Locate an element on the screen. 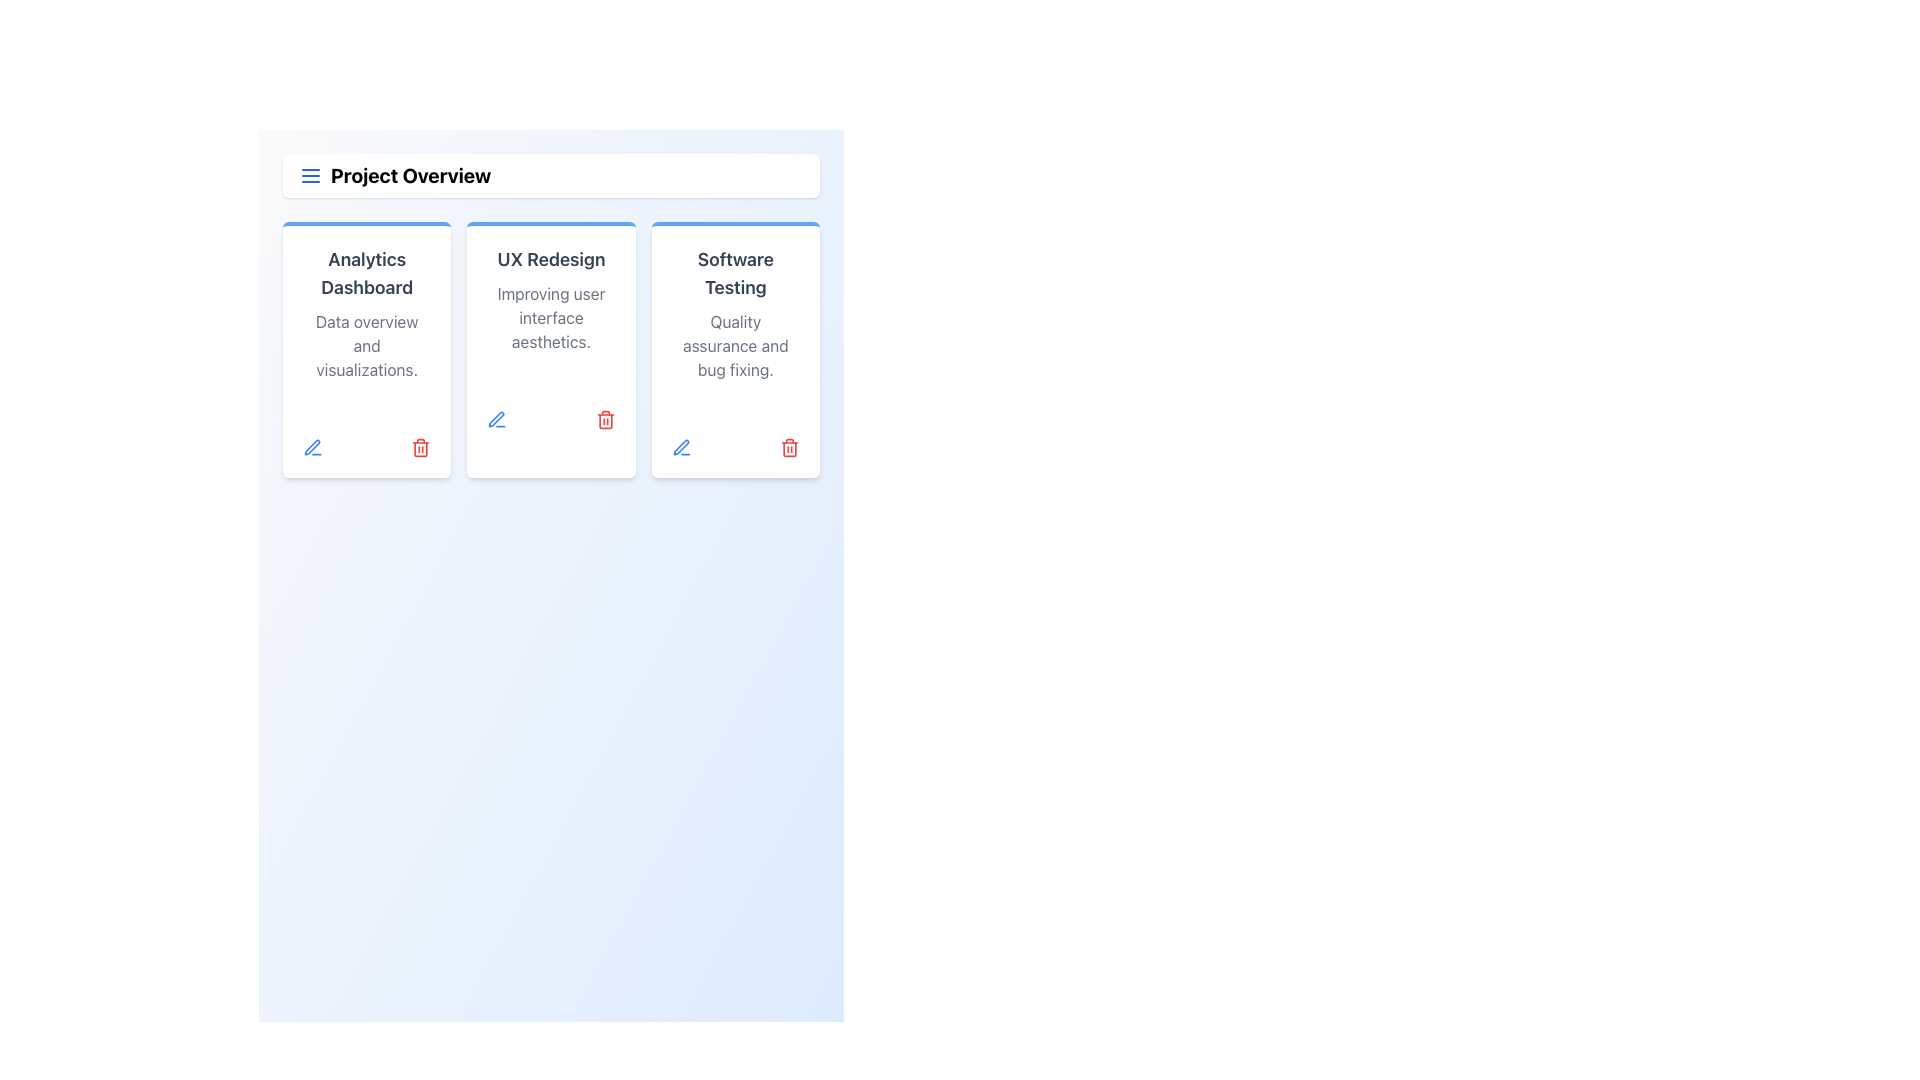 The width and height of the screenshot is (1920, 1080). the 'UX Redesign' card component is located at coordinates (551, 349).